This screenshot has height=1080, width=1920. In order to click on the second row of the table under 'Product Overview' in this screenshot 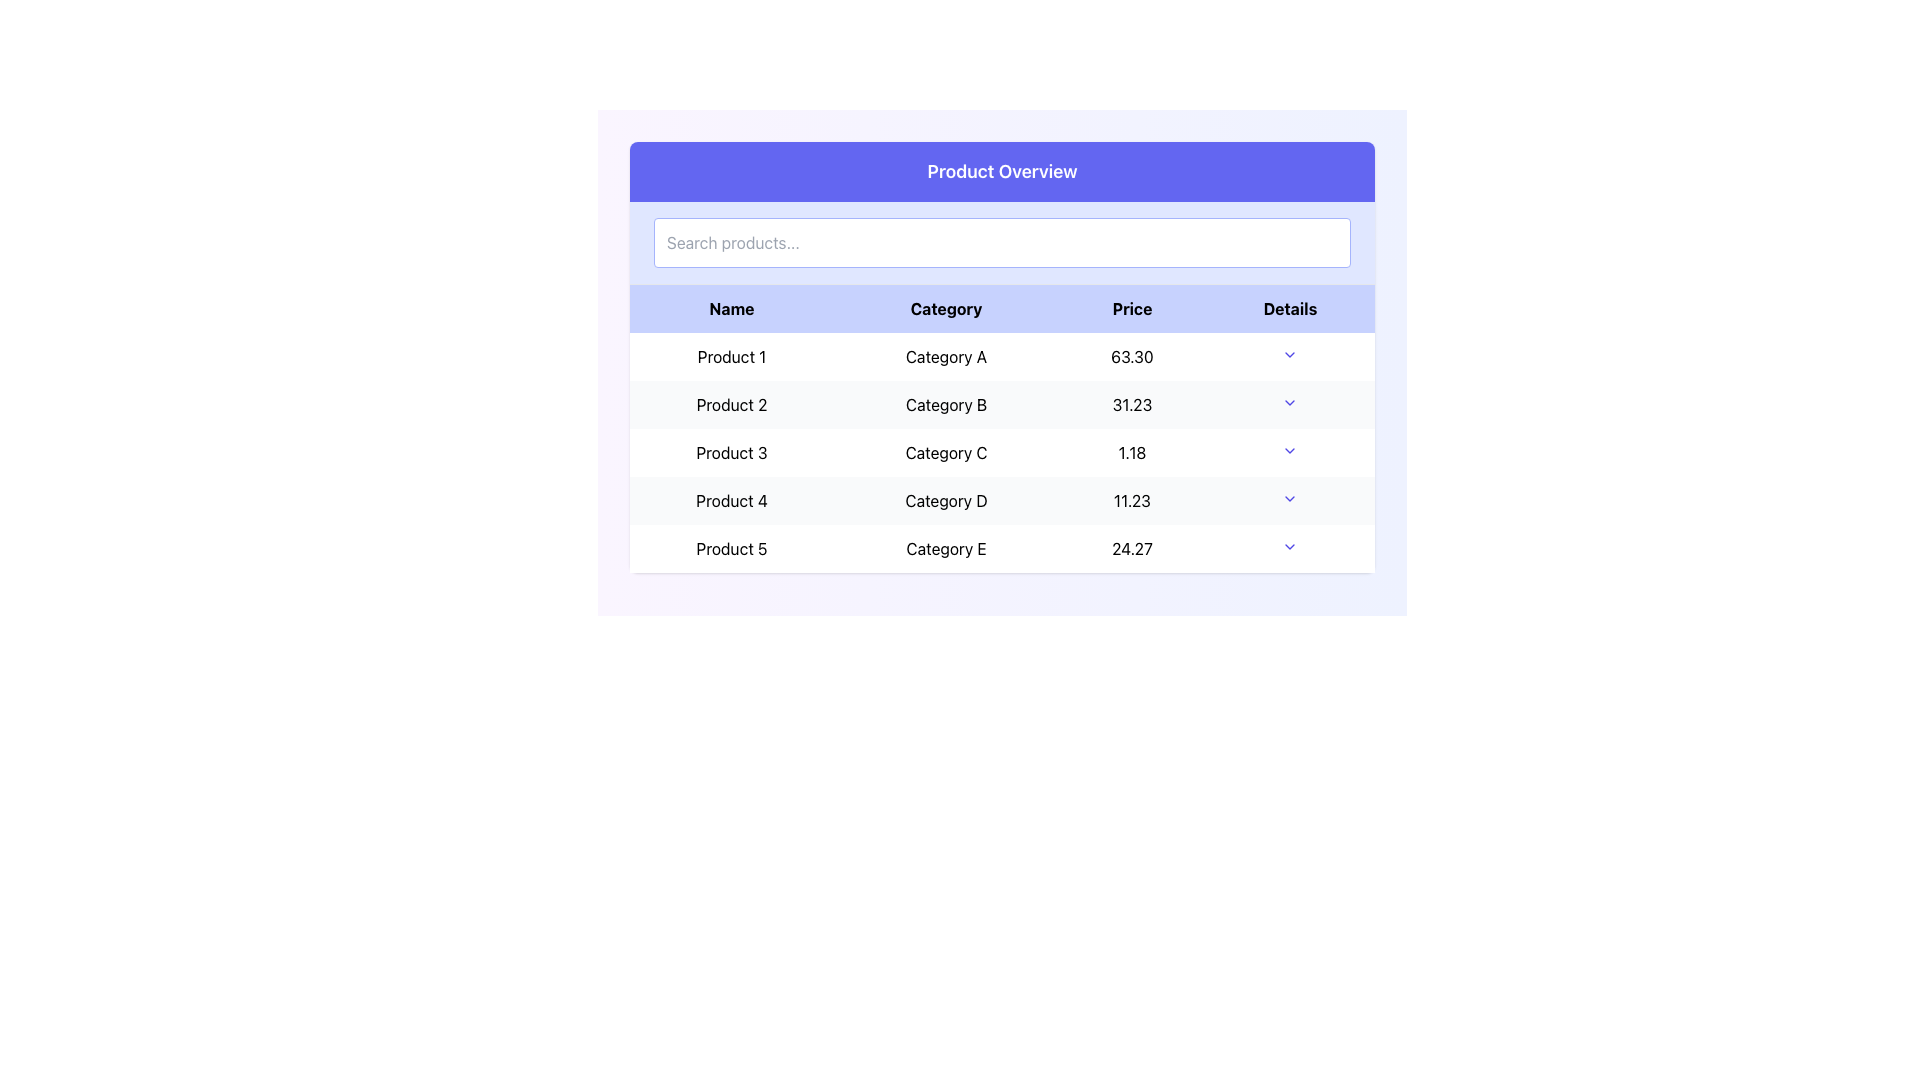, I will do `click(1002, 405)`.